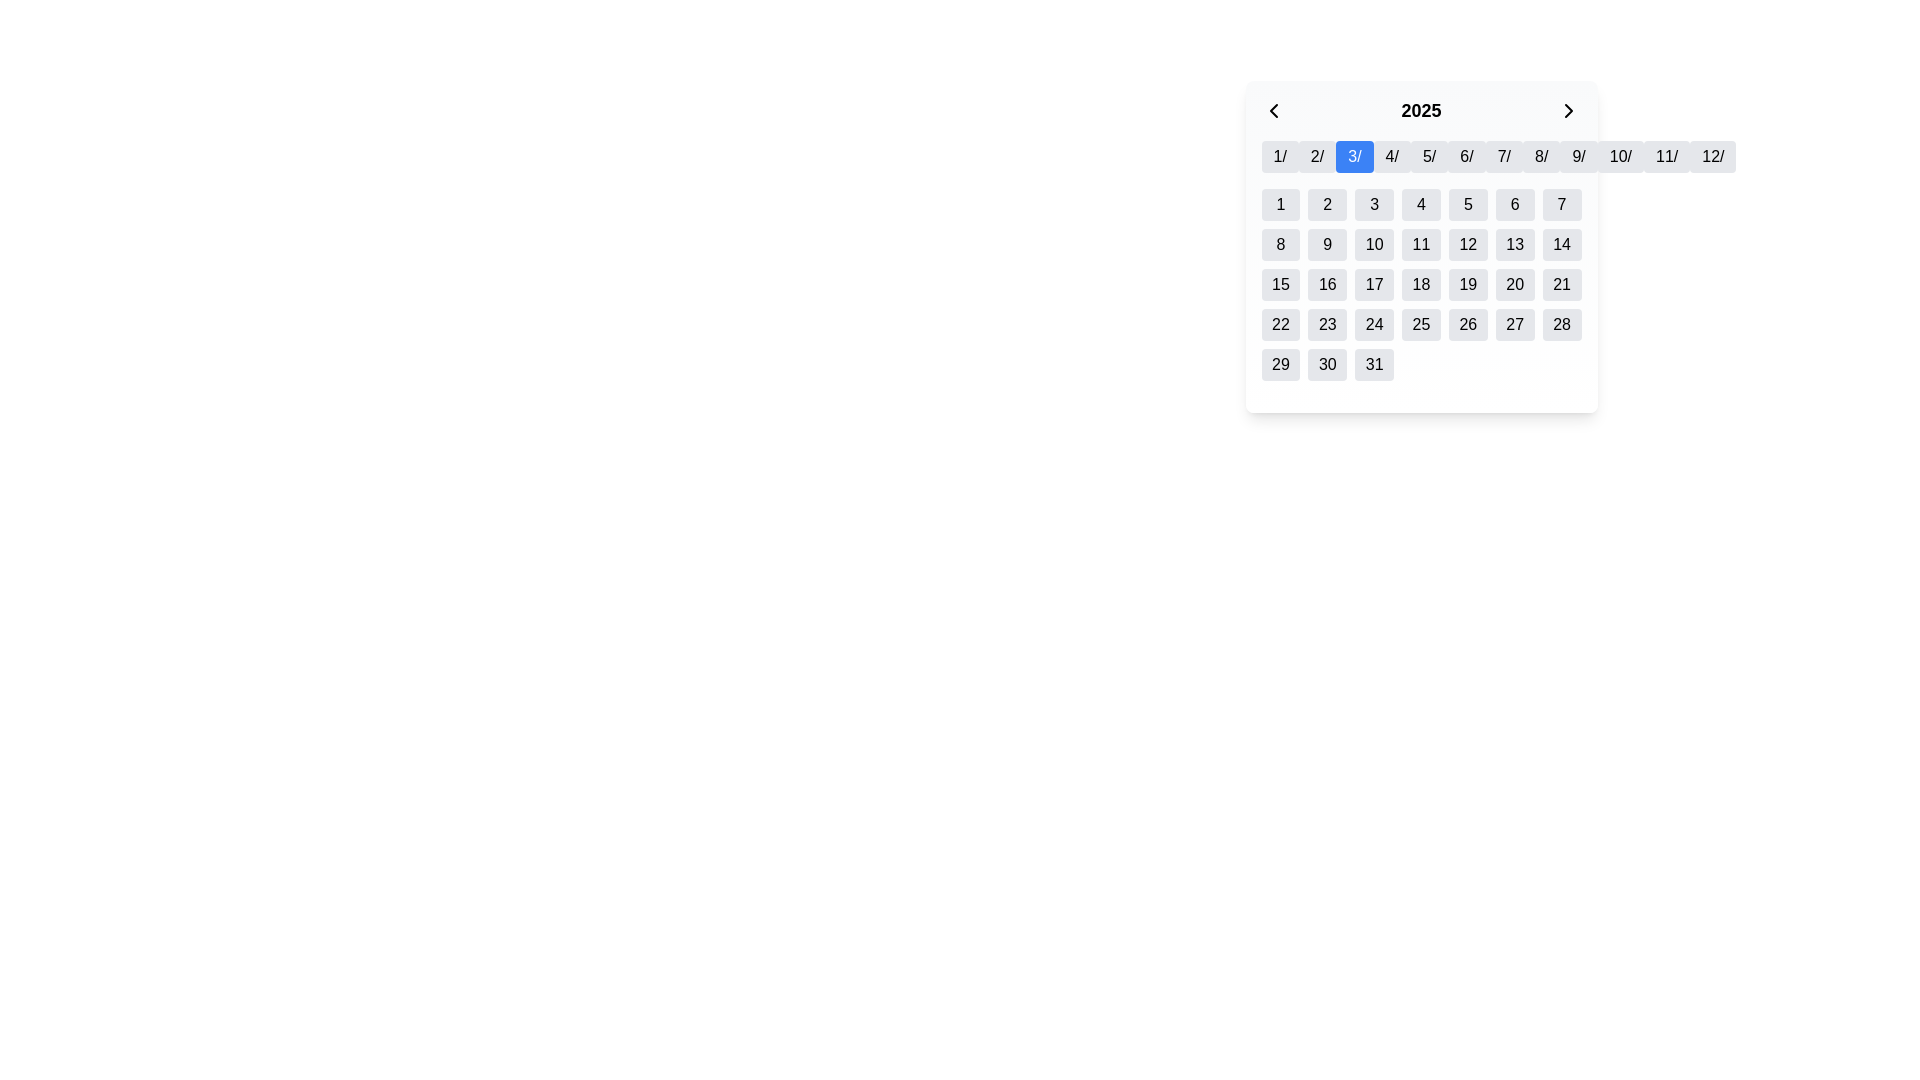 The image size is (1920, 1080). Describe the element at coordinates (1561, 285) in the screenshot. I see `the button displaying the number '21' in the calendar grid, located in the third row and seventh column, which has a light gray background and a rounded rectangle shape` at that location.